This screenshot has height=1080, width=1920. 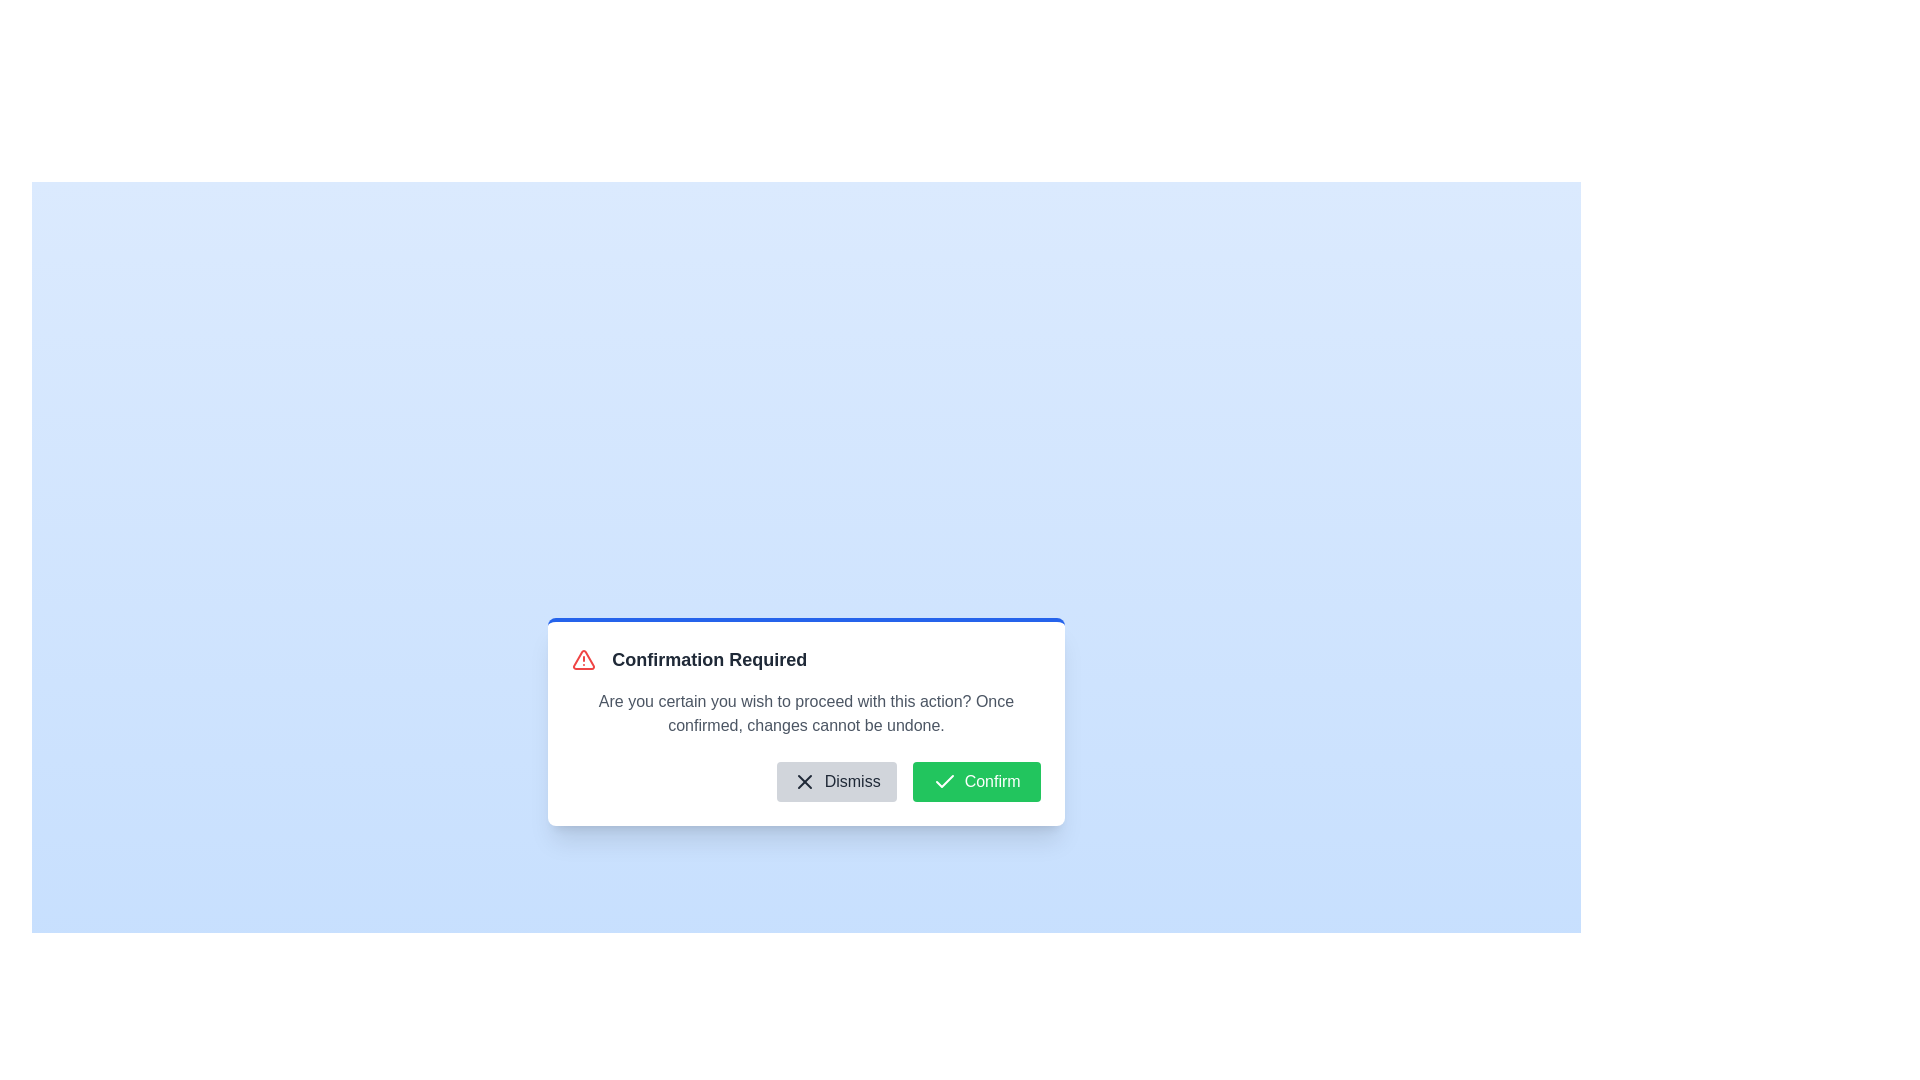 I want to click on the green 'Confirm' button with rounded corners, which is labeled with white text and has a checkmark icon, so click(x=976, y=781).